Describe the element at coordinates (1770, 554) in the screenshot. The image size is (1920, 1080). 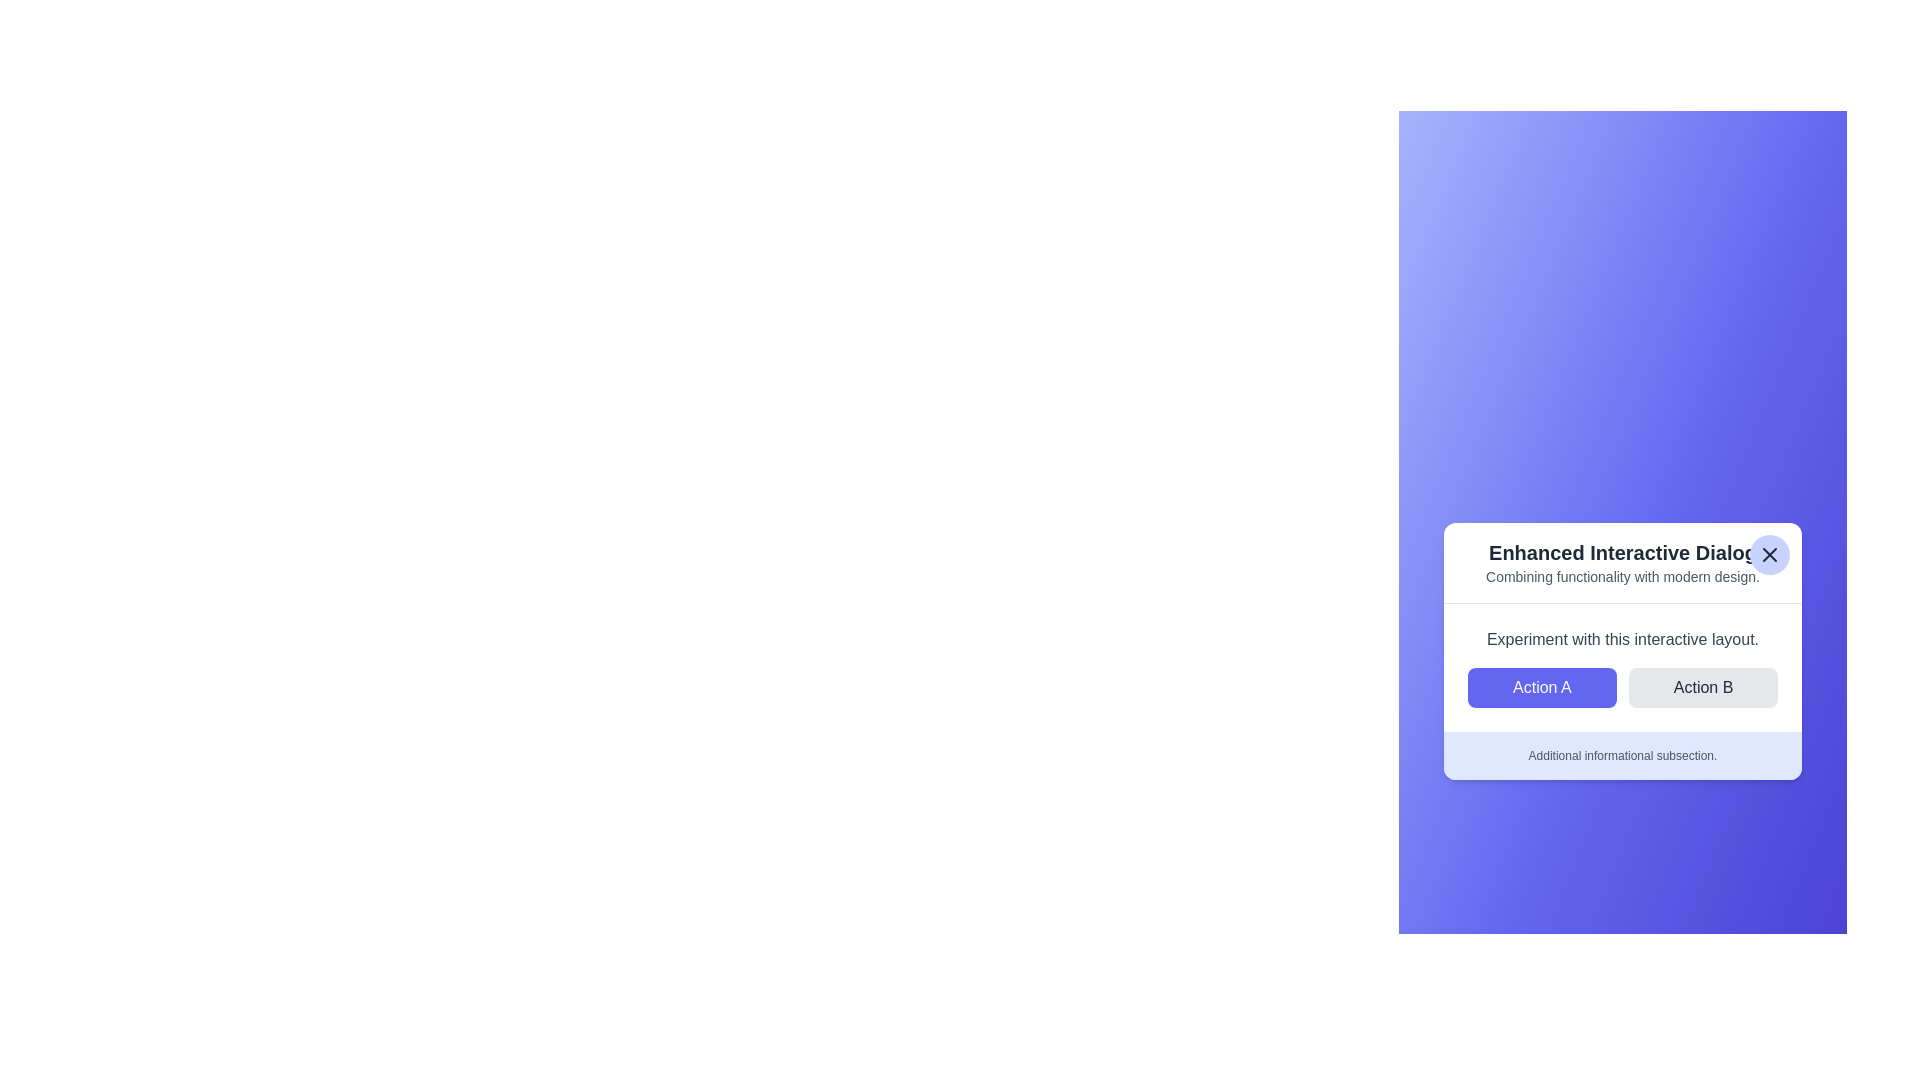
I see `the close button located at the upper-right corner of the 'Enhanced Interactive Dialog'` at that location.